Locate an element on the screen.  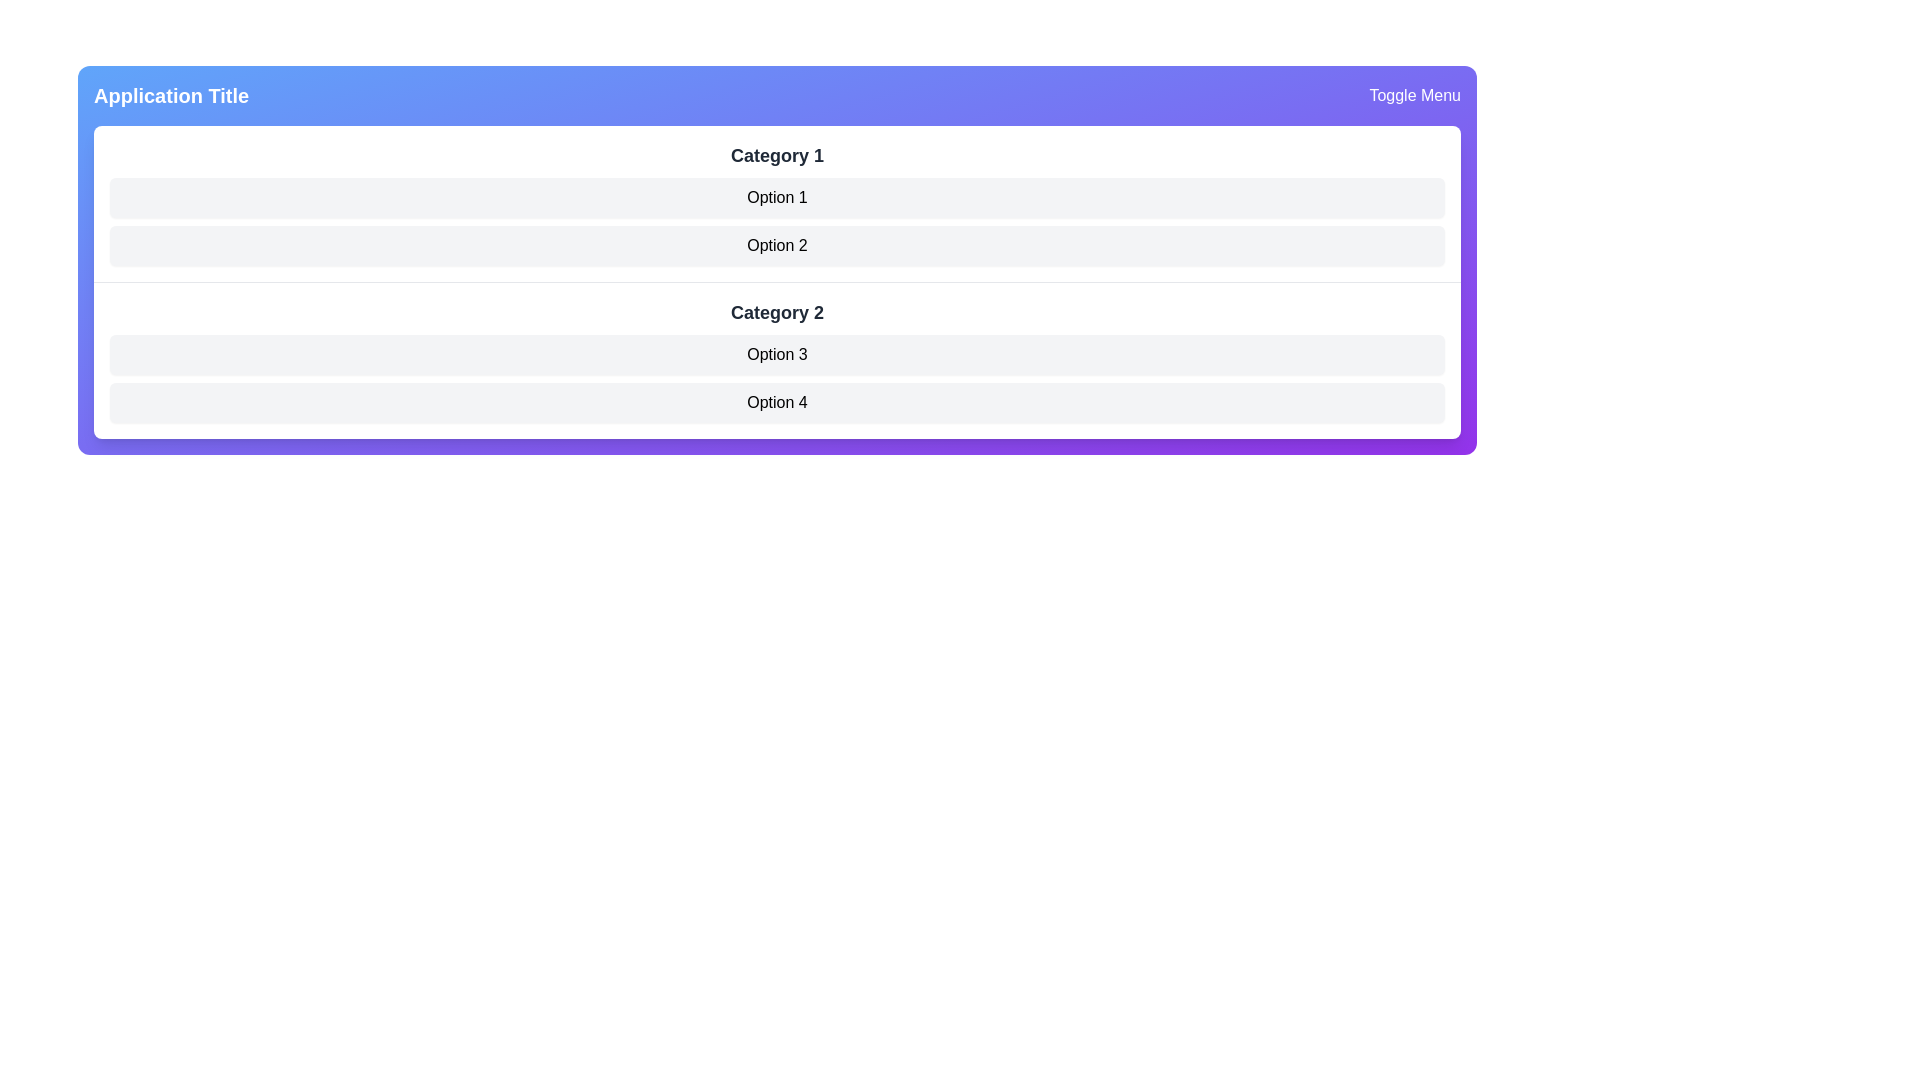
the first selectable option button in the 'Category 1' section, which is styled for interaction but currently non-interactive is located at coordinates (776, 197).